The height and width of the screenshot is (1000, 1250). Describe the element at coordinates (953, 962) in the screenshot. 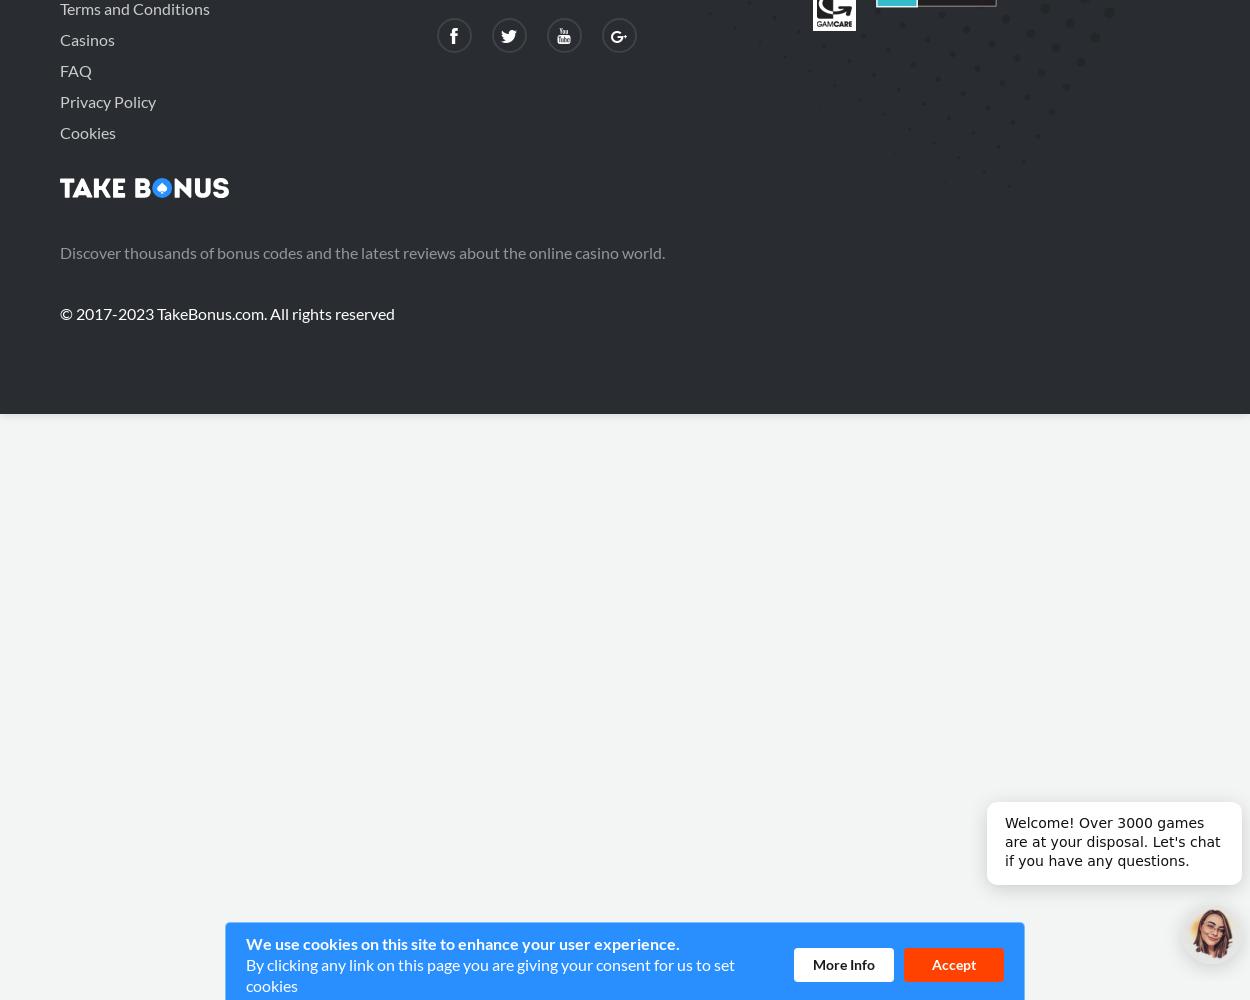

I see `'Accept'` at that location.